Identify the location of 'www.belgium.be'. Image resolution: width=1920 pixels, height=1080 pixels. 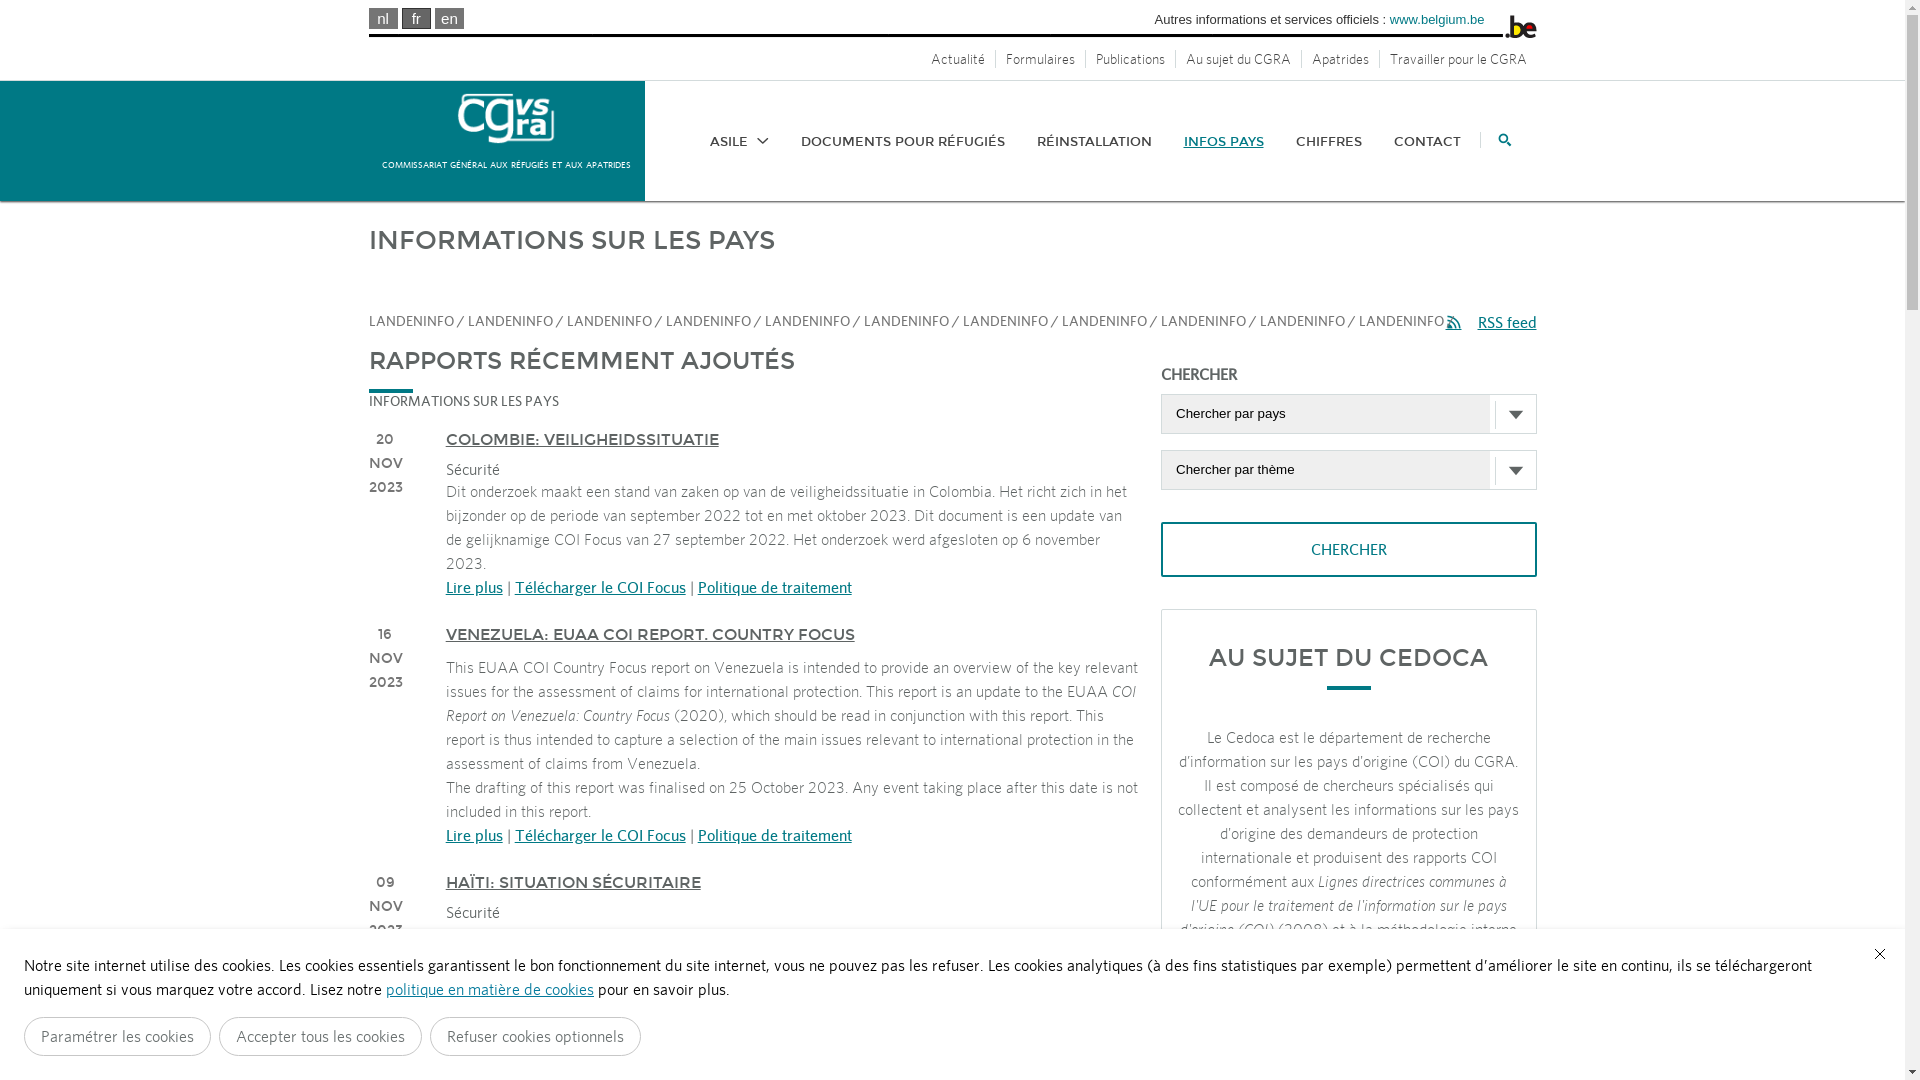
(1436, 19).